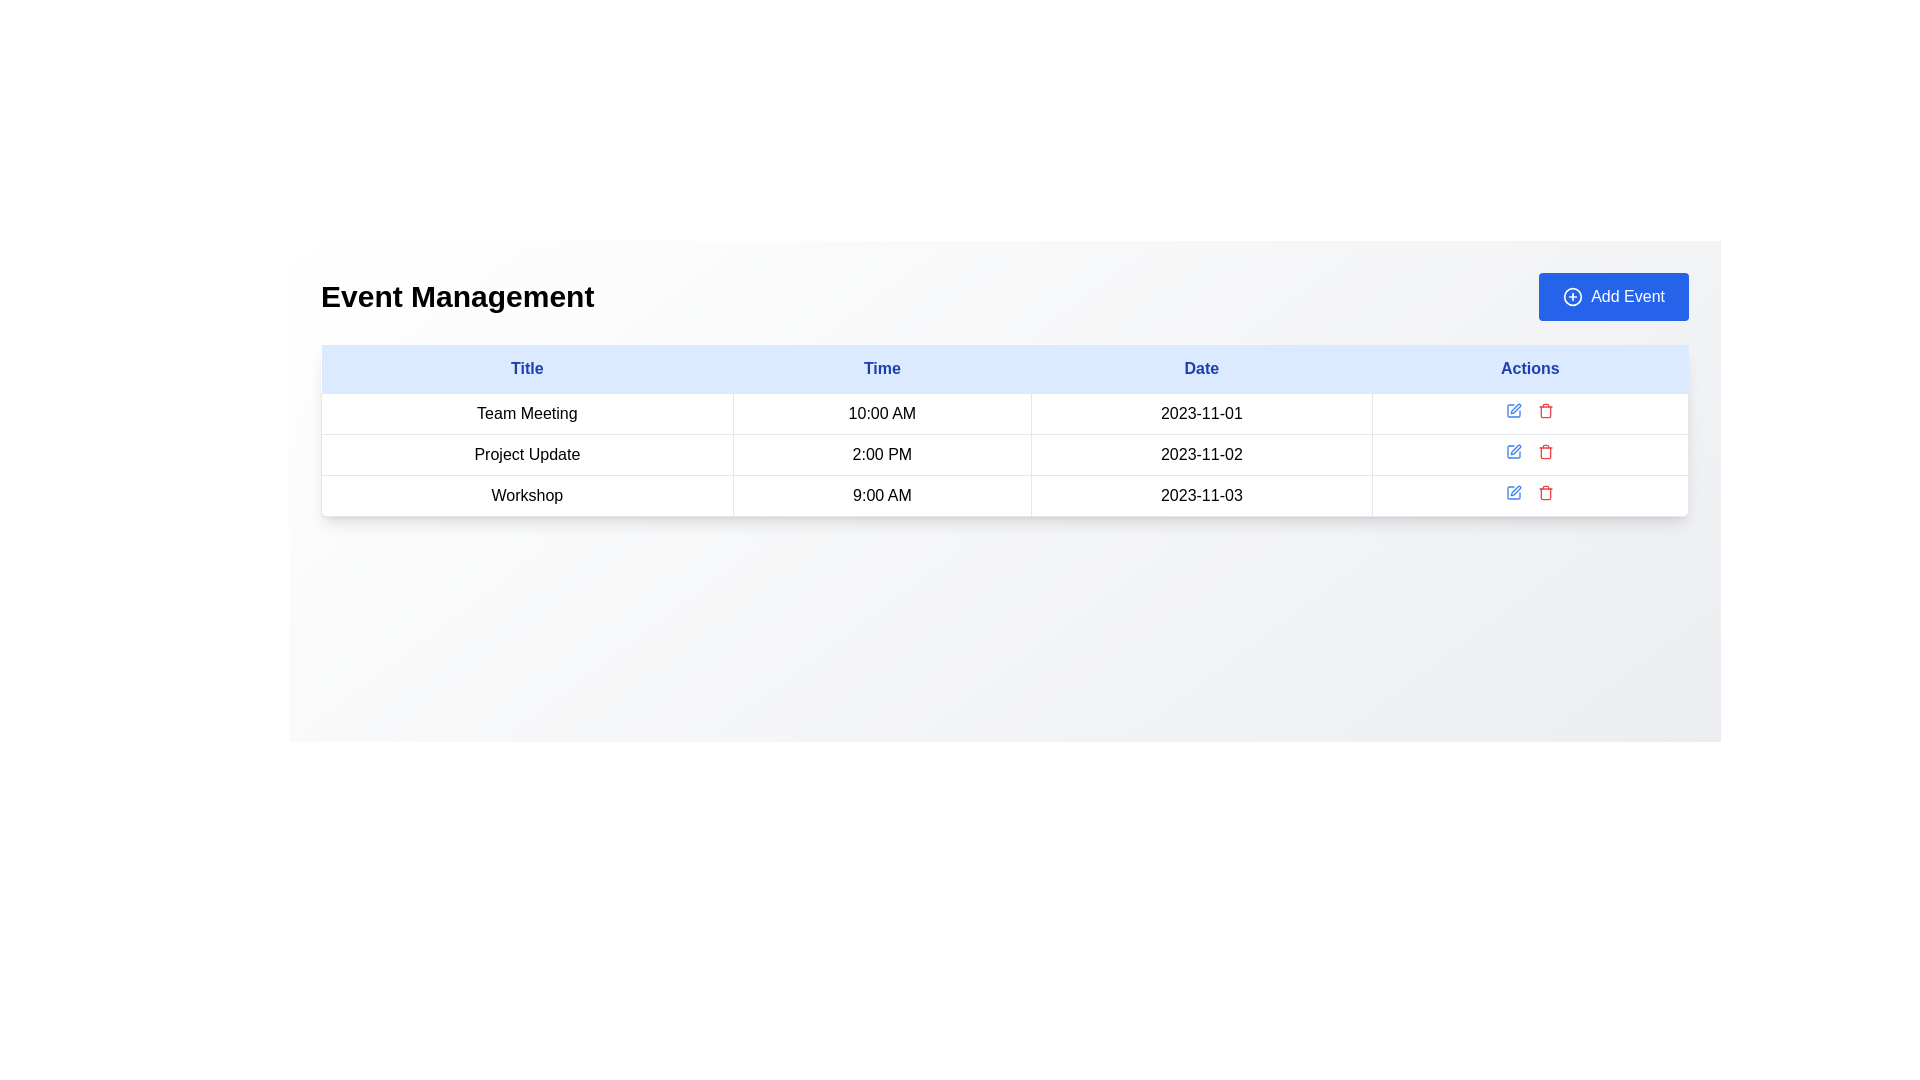 The height and width of the screenshot is (1080, 1920). Describe the element at coordinates (1545, 453) in the screenshot. I see `the trash can icon located in the 'Actions' column of the second row of the table, which serves as a delete action` at that location.